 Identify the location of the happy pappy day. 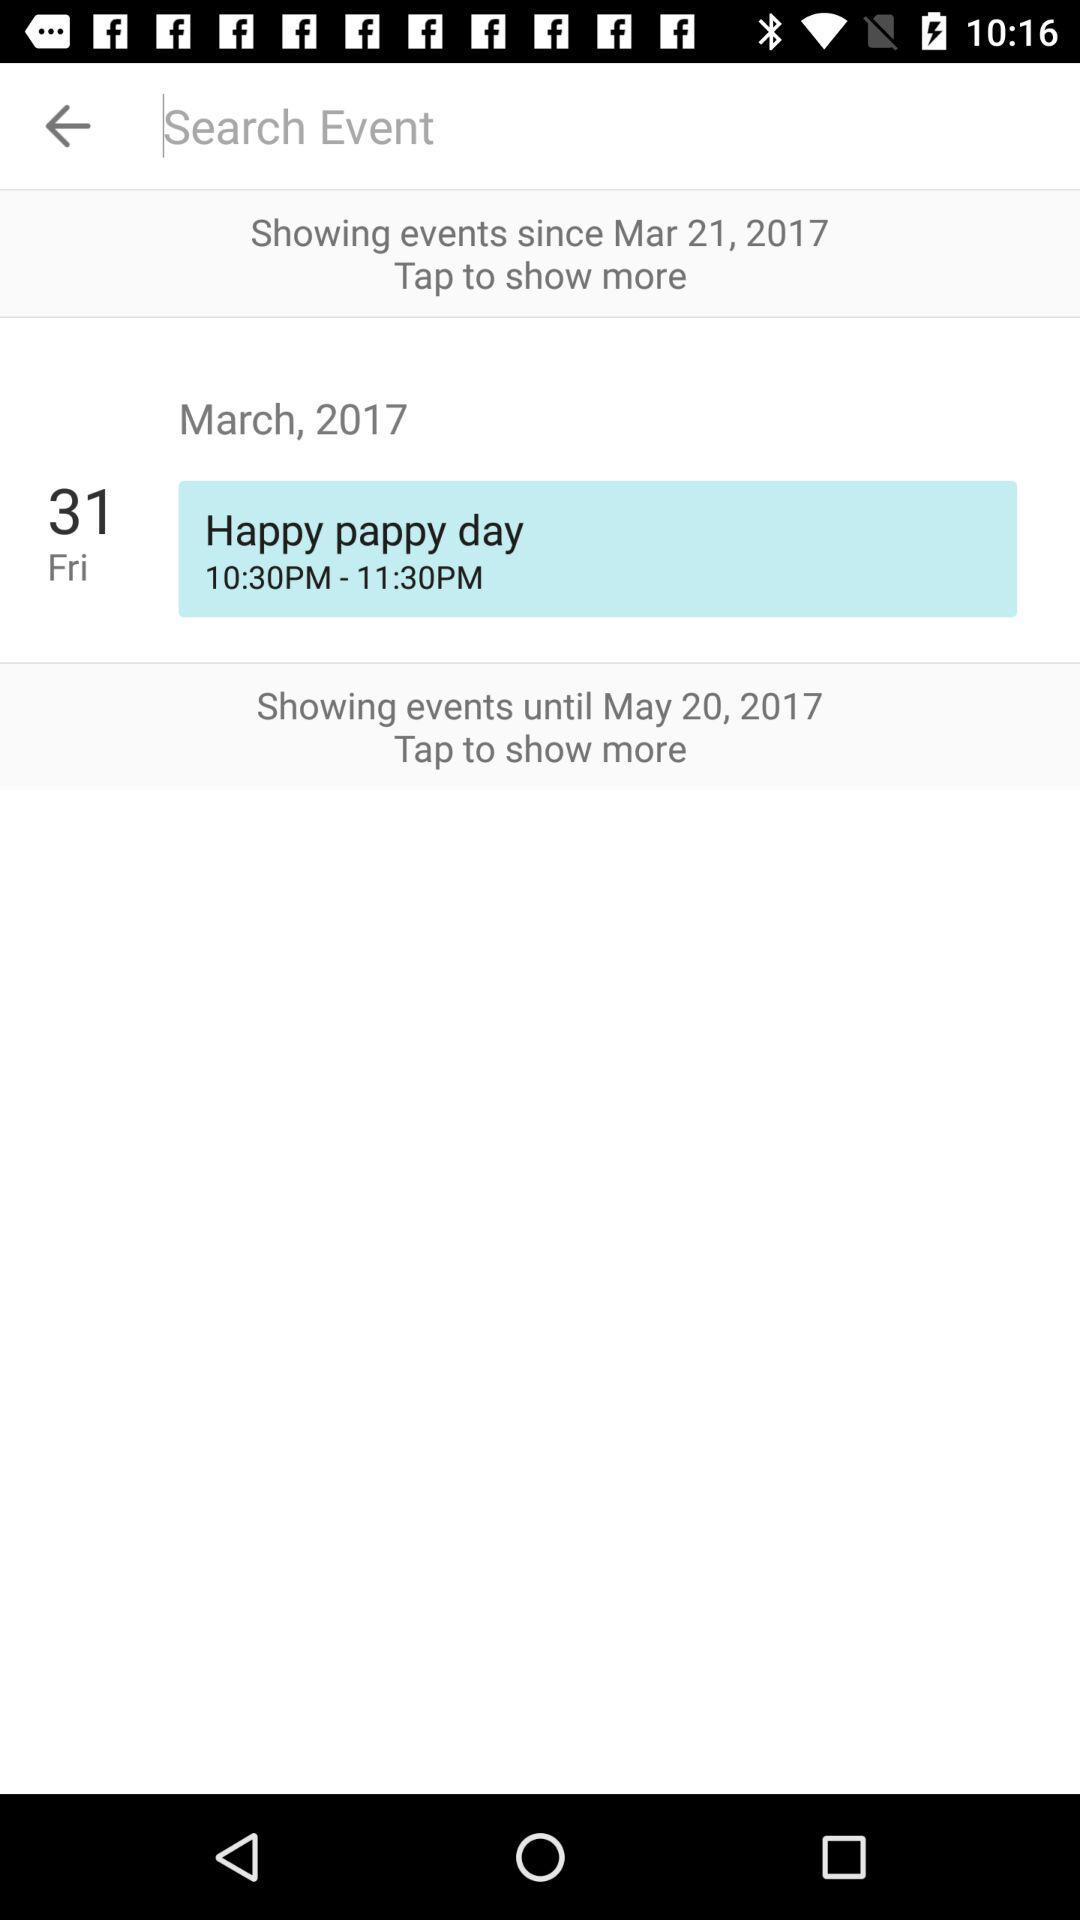
(596, 528).